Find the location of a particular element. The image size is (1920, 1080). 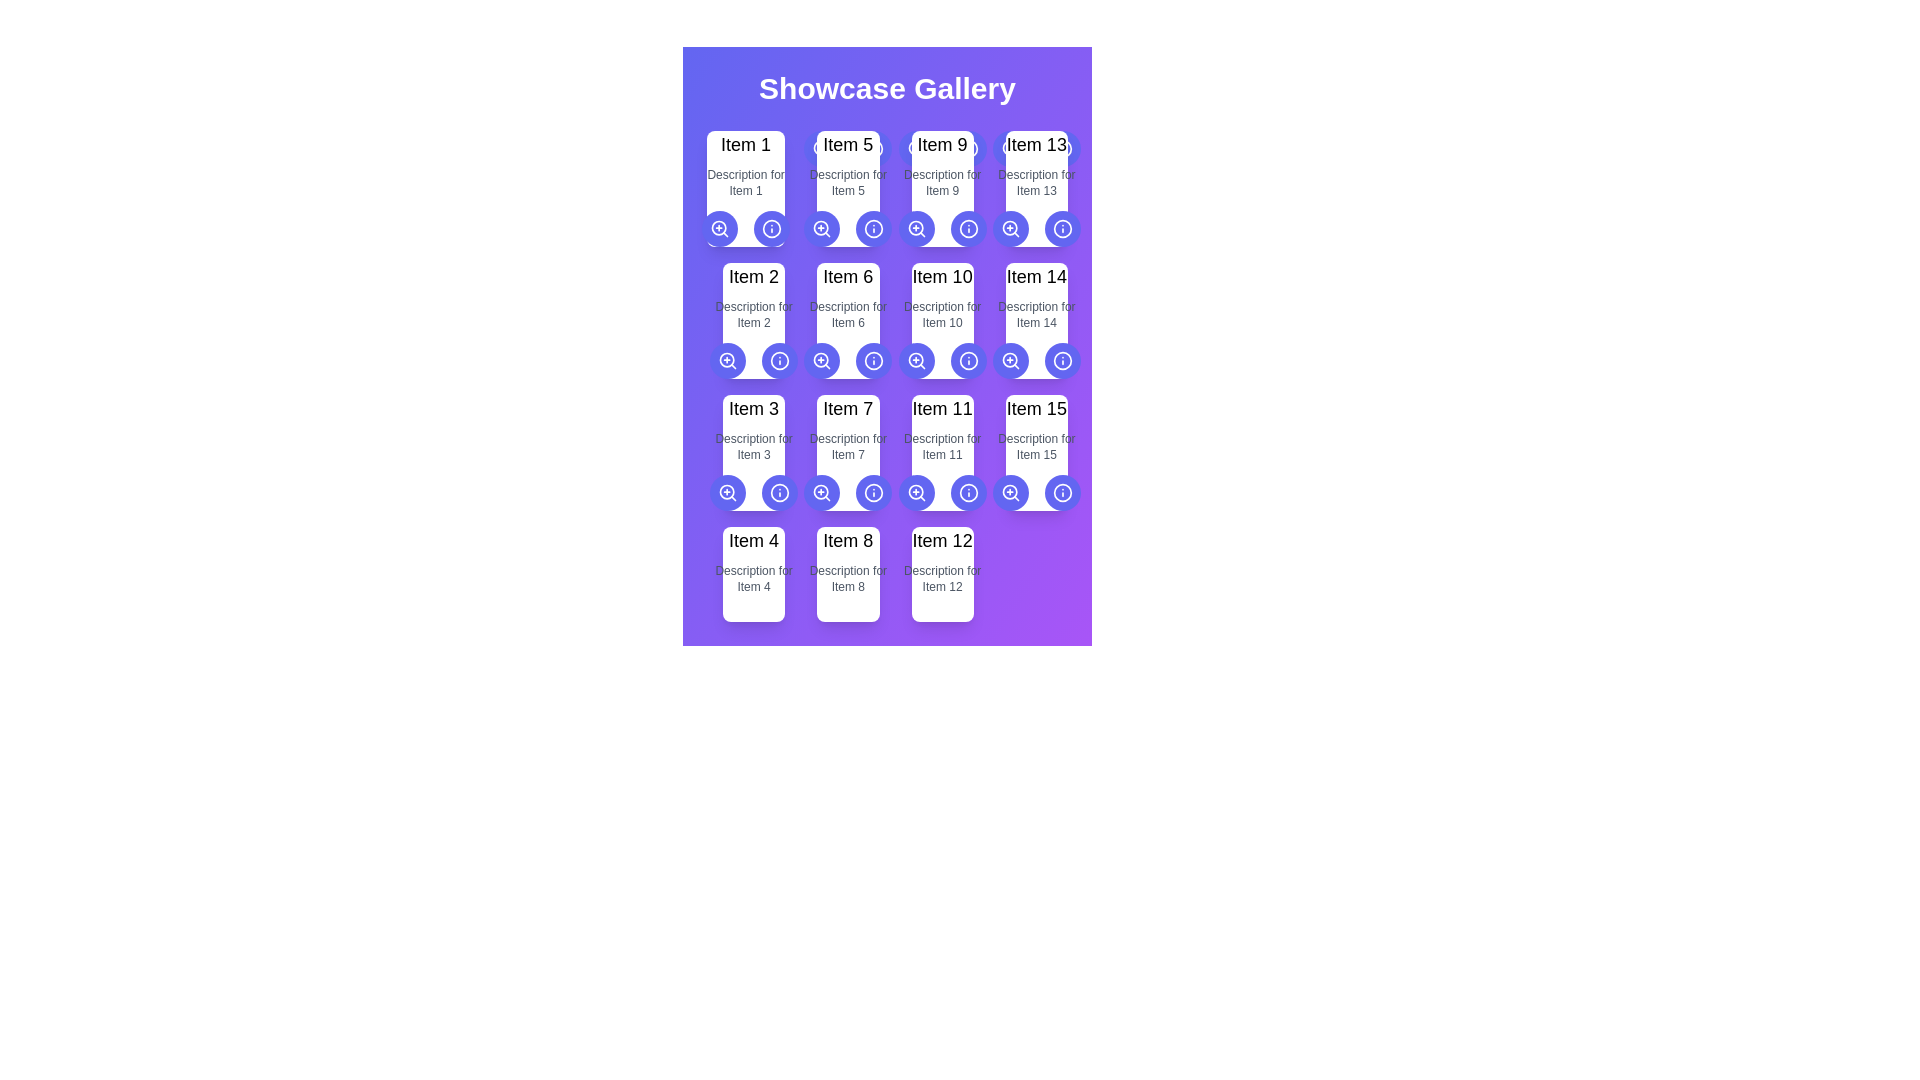

the right button in the button group below the card labeled 'Item 3' is located at coordinates (753, 493).